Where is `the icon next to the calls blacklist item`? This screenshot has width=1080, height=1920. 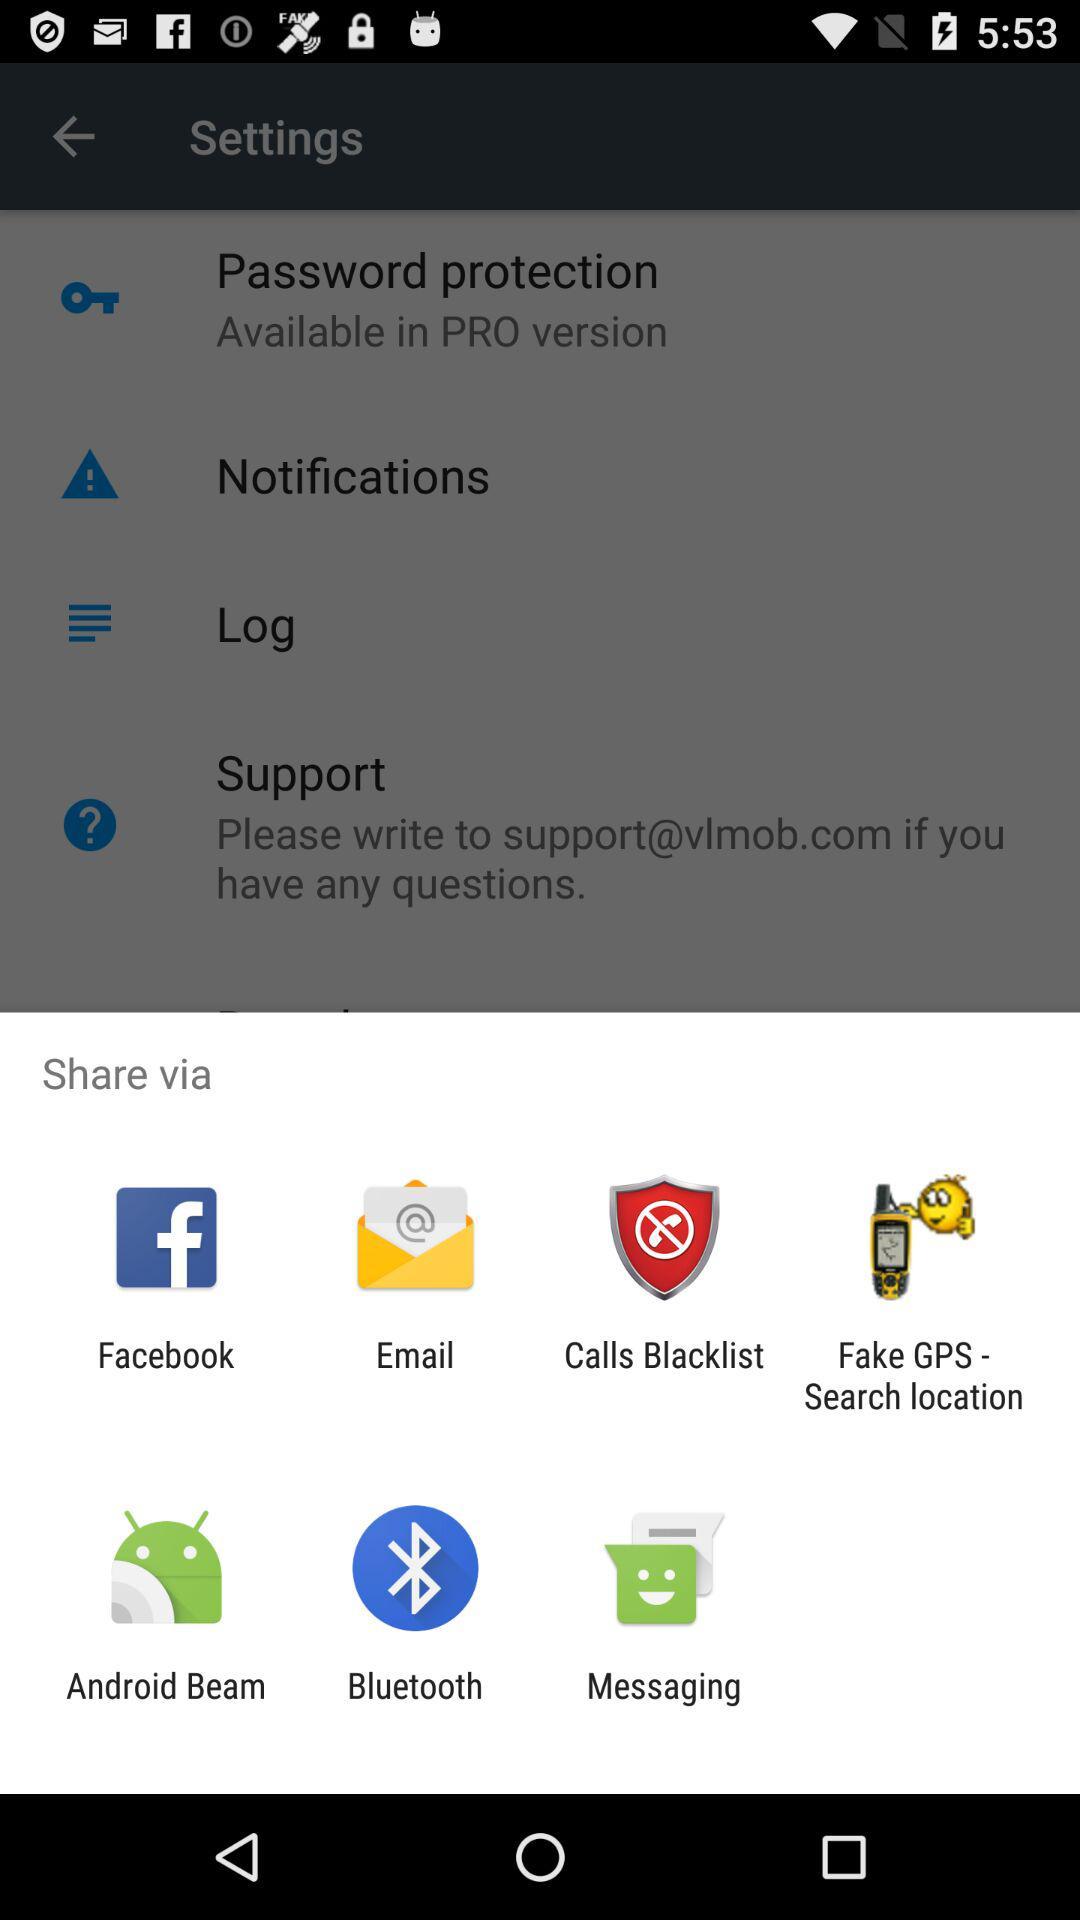
the icon next to the calls blacklist item is located at coordinates (414, 1374).